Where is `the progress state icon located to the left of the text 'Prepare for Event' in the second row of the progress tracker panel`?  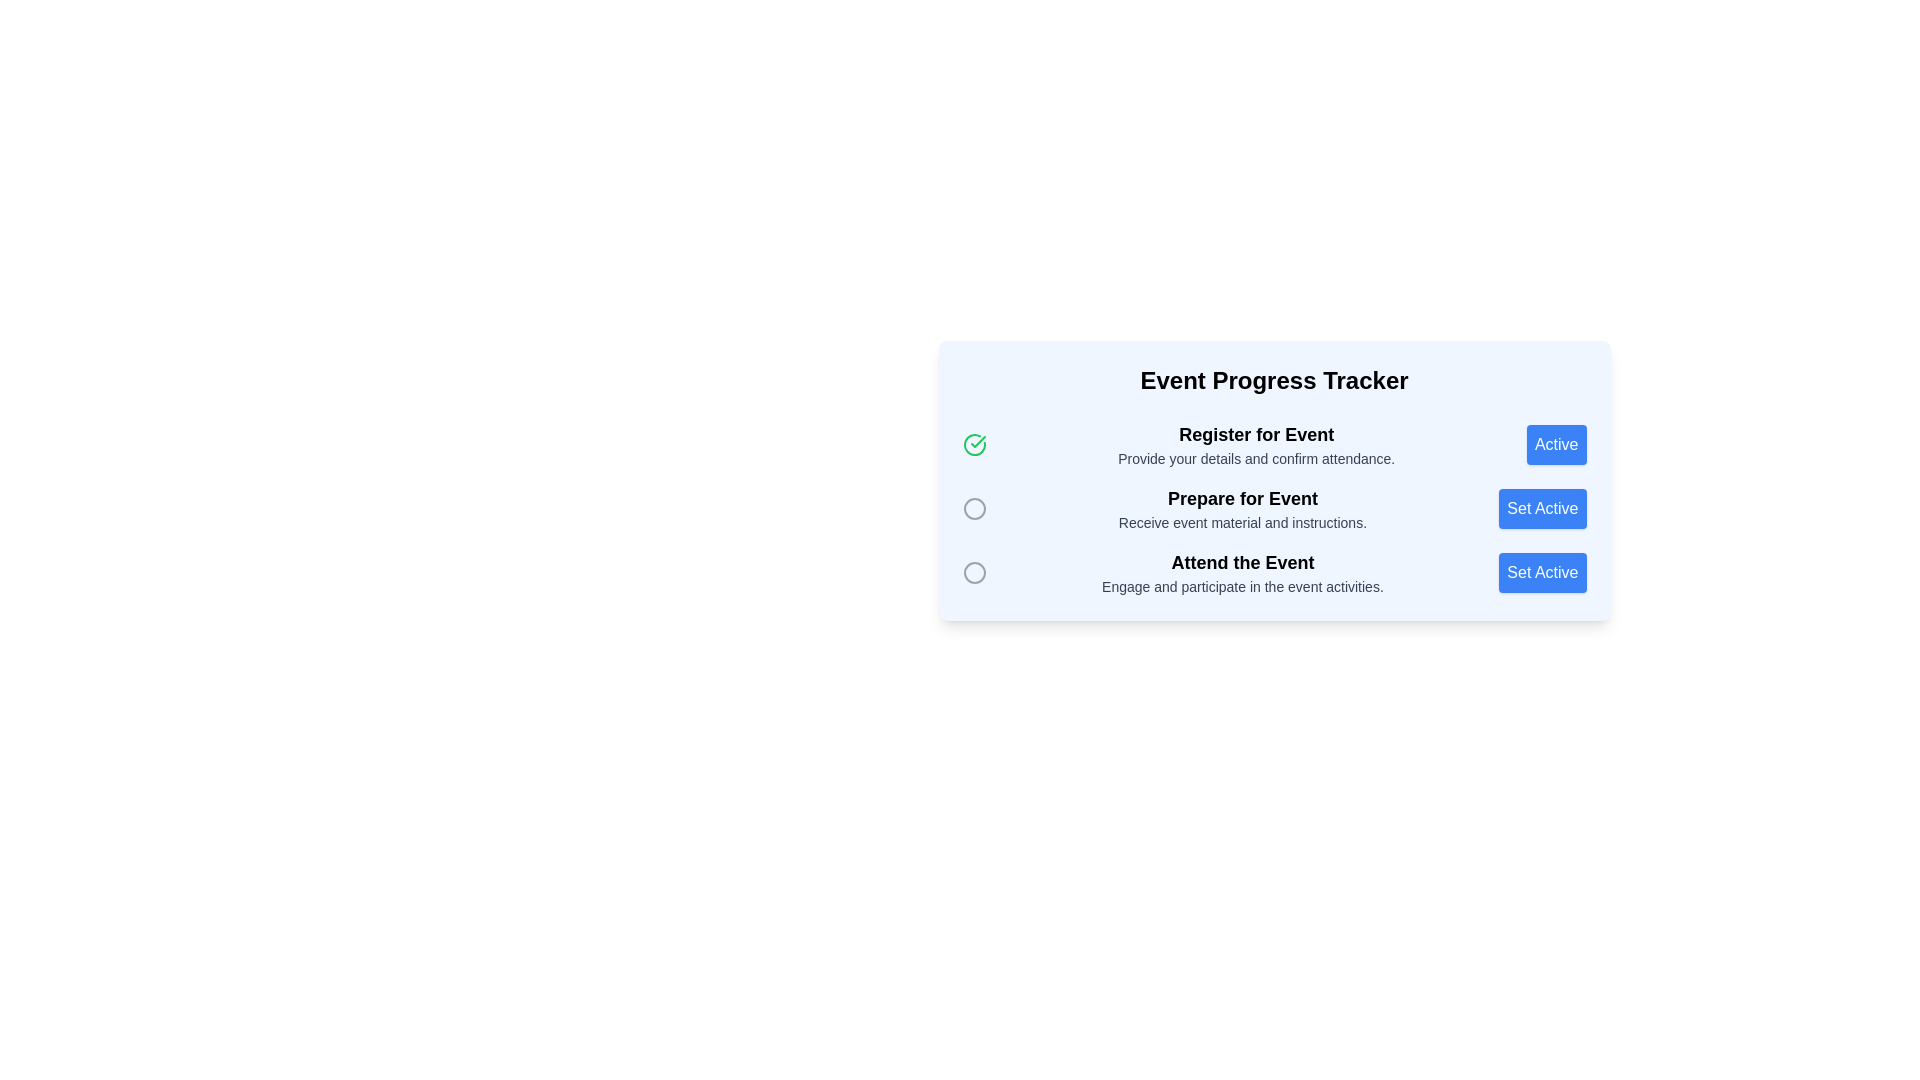
the progress state icon located to the left of the text 'Prepare for Event' in the second row of the progress tracker panel is located at coordinates (982, 508).